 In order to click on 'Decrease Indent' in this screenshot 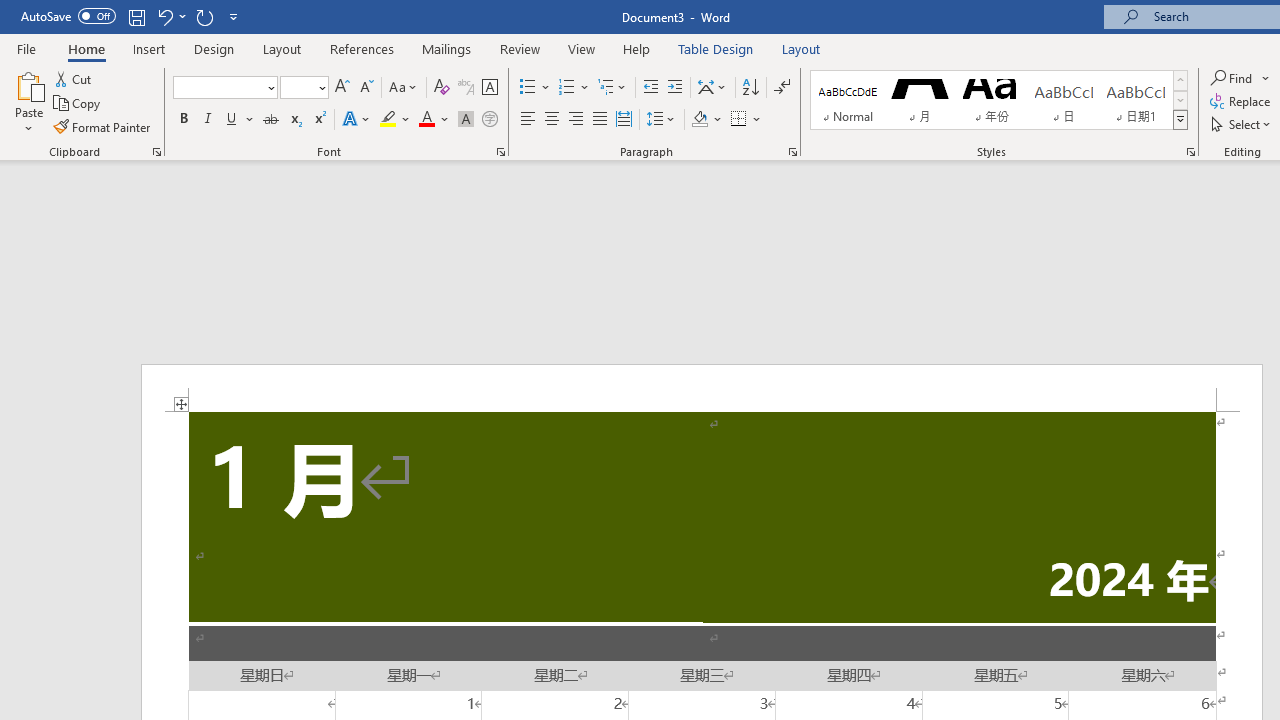, I will do `click(650, 86)`.